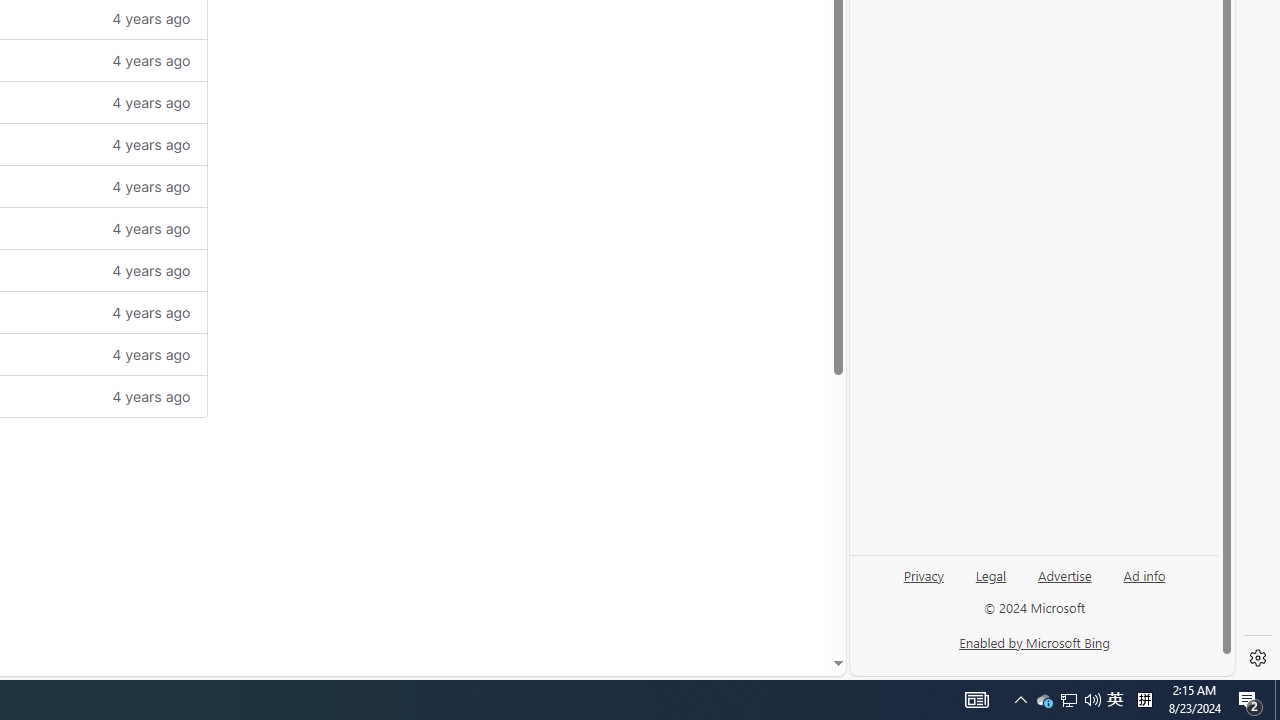 The image size is (1280, 720). What do you see at coordinates (1144, 583) in the screenshot?
I see `'Ad info'` at bounding box center [1144, 583].